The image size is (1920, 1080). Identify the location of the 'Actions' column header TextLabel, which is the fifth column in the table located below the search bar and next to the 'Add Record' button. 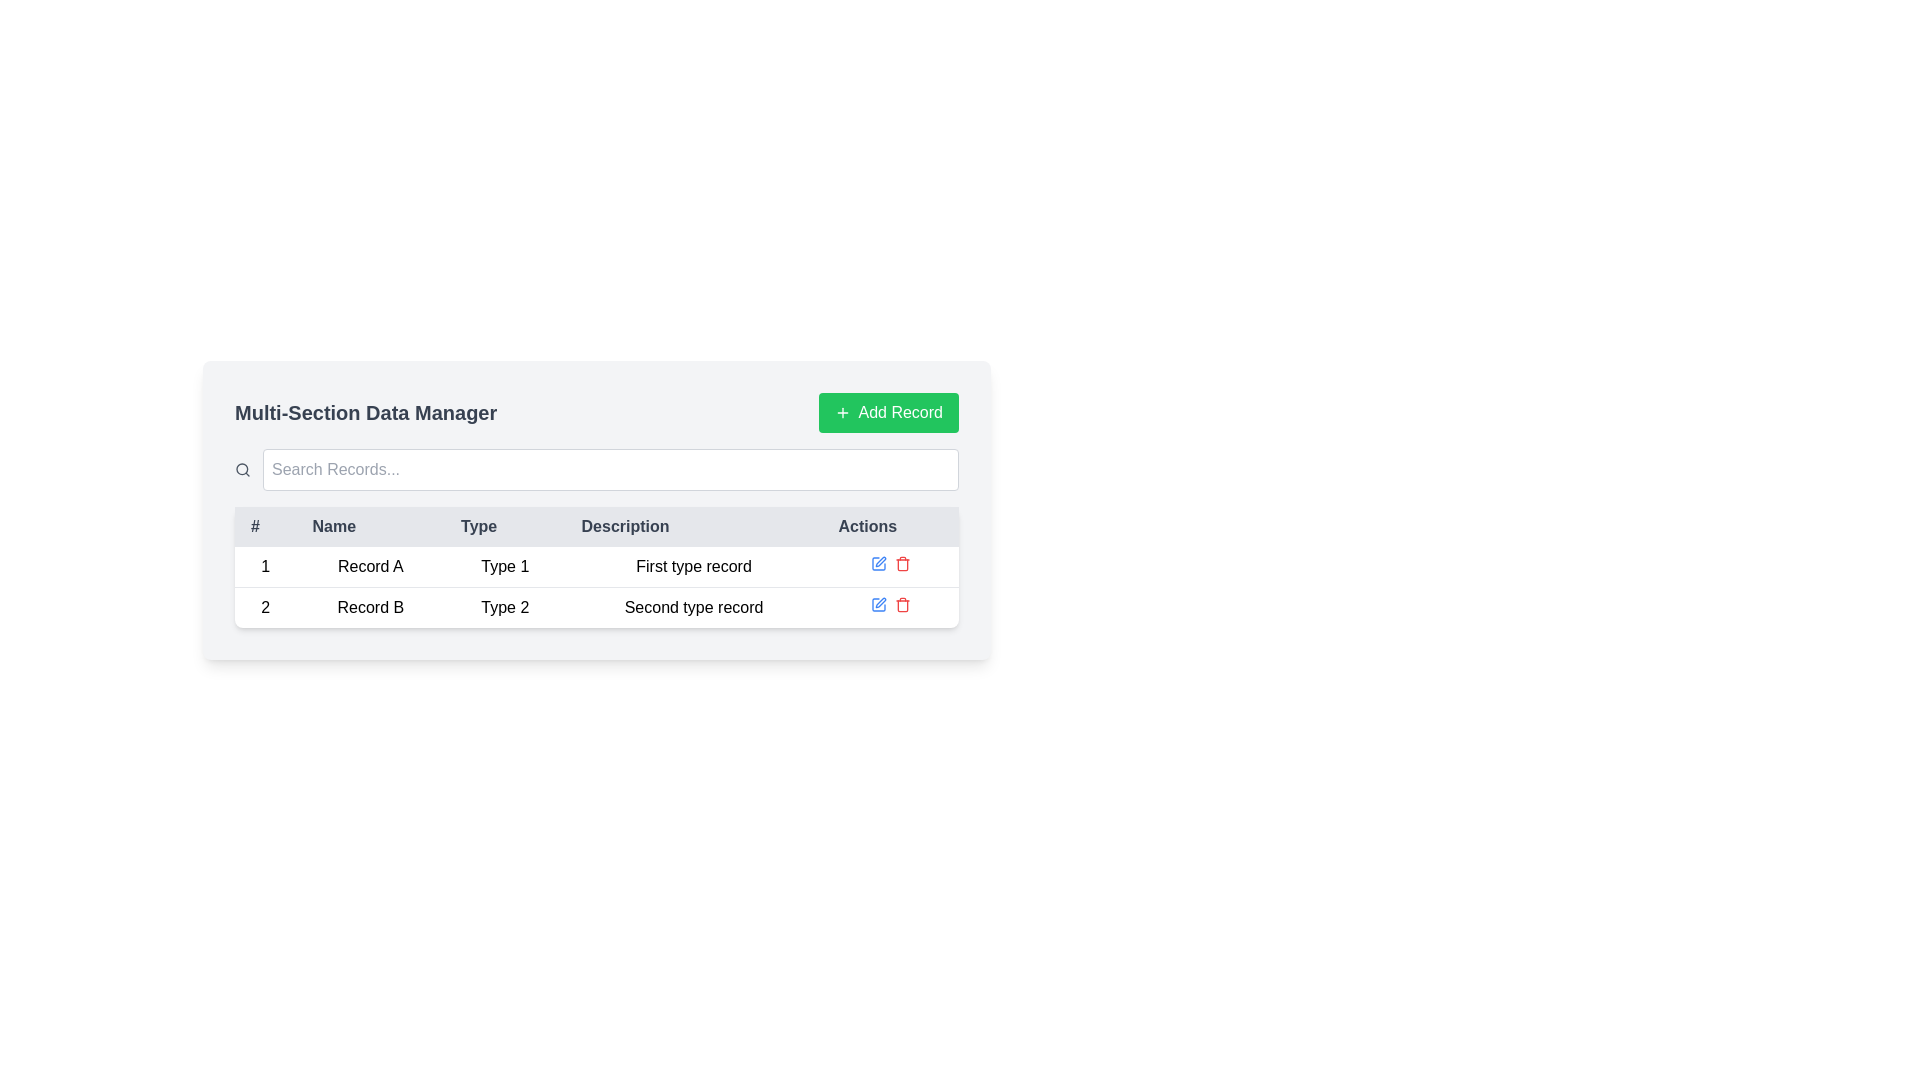
(889, 526).